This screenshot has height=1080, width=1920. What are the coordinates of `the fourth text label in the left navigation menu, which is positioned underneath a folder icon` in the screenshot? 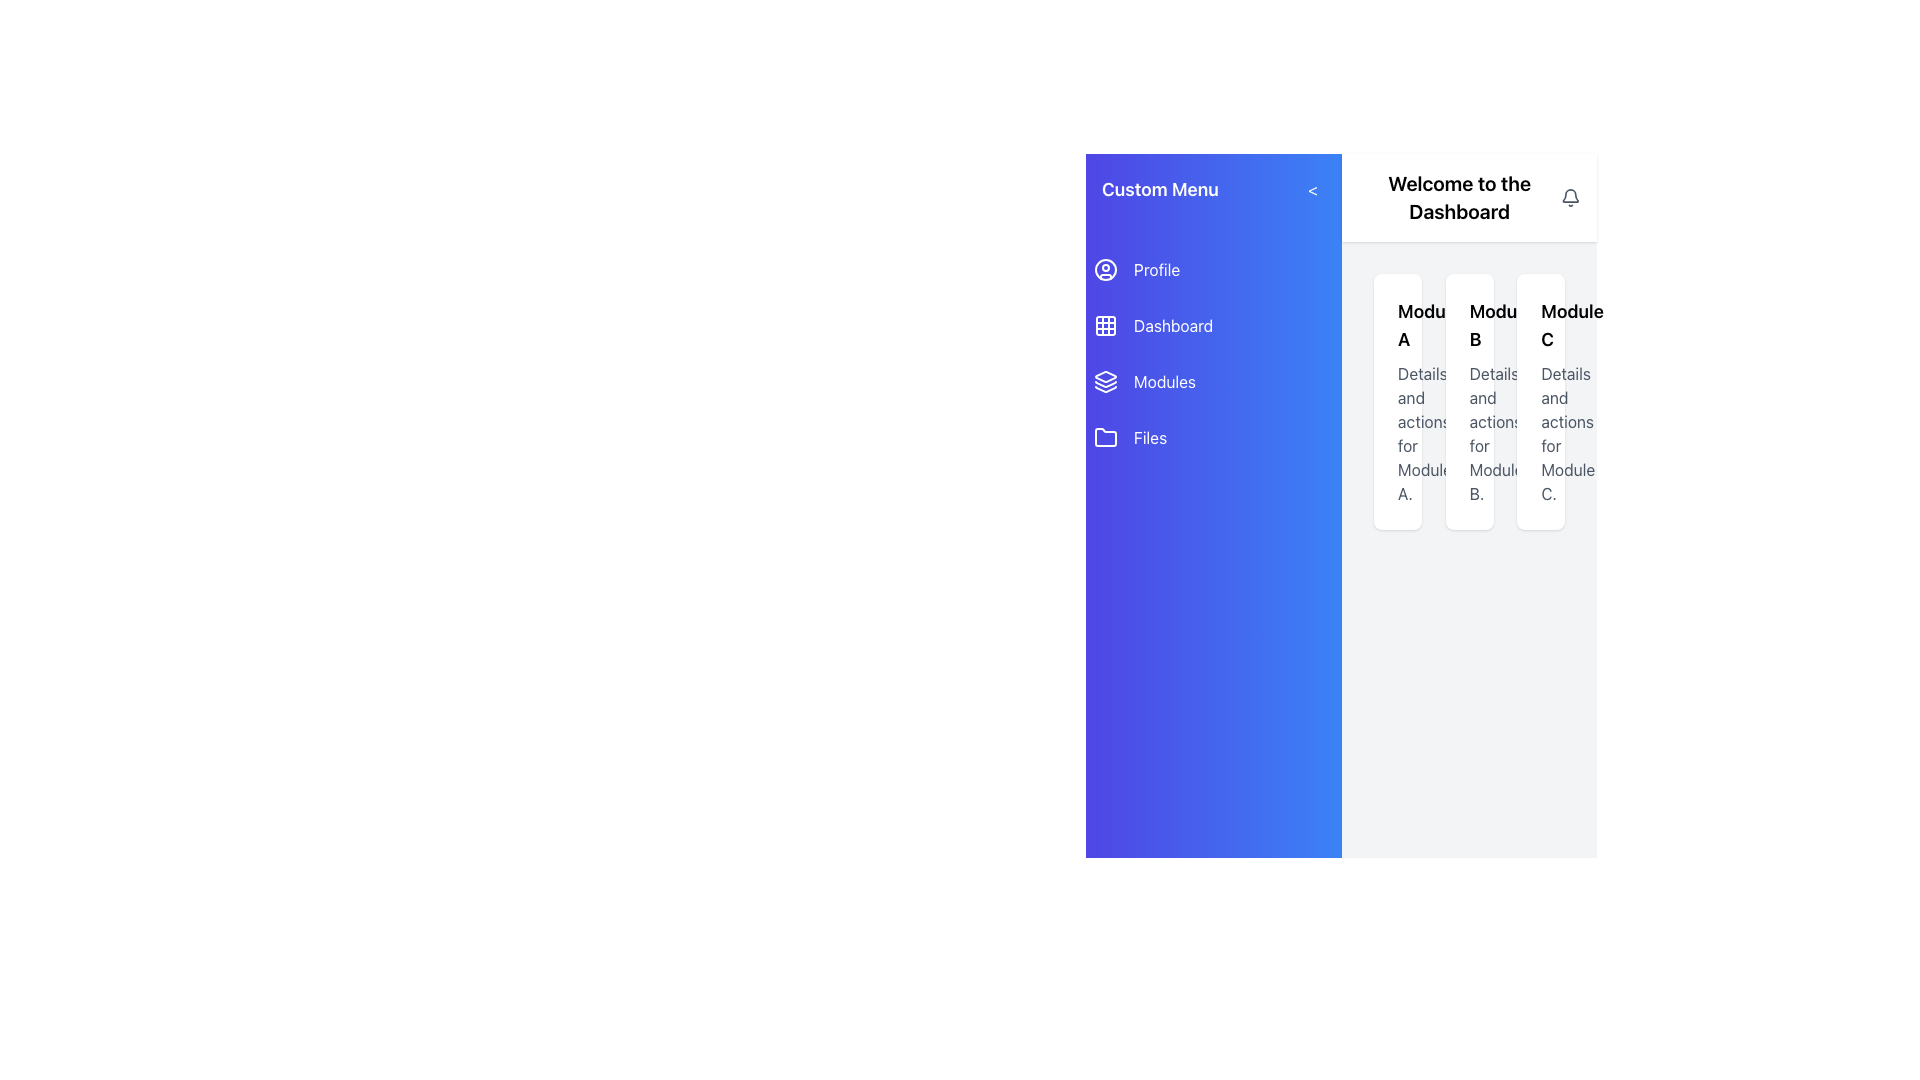 It's located at (1150, 437).